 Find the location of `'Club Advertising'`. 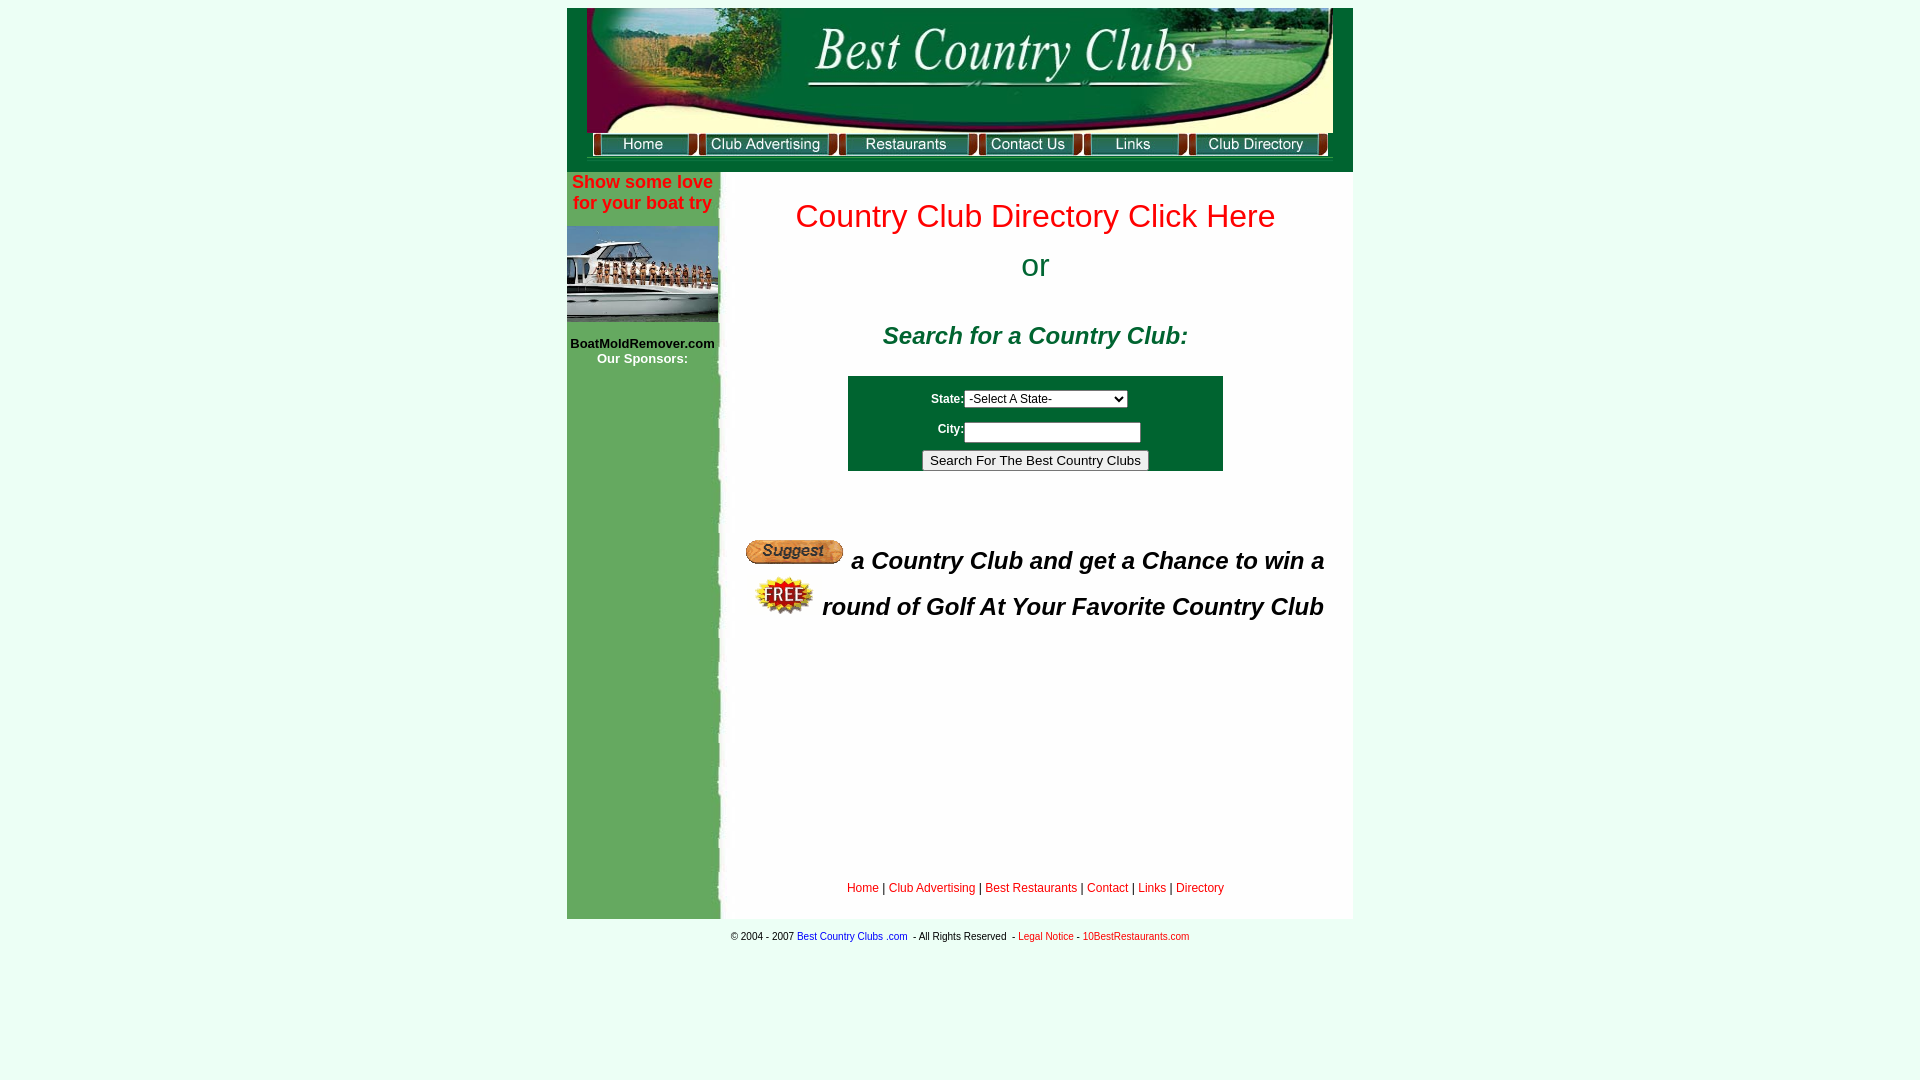

'Club Advertising' is located at coordinates (933, 886).